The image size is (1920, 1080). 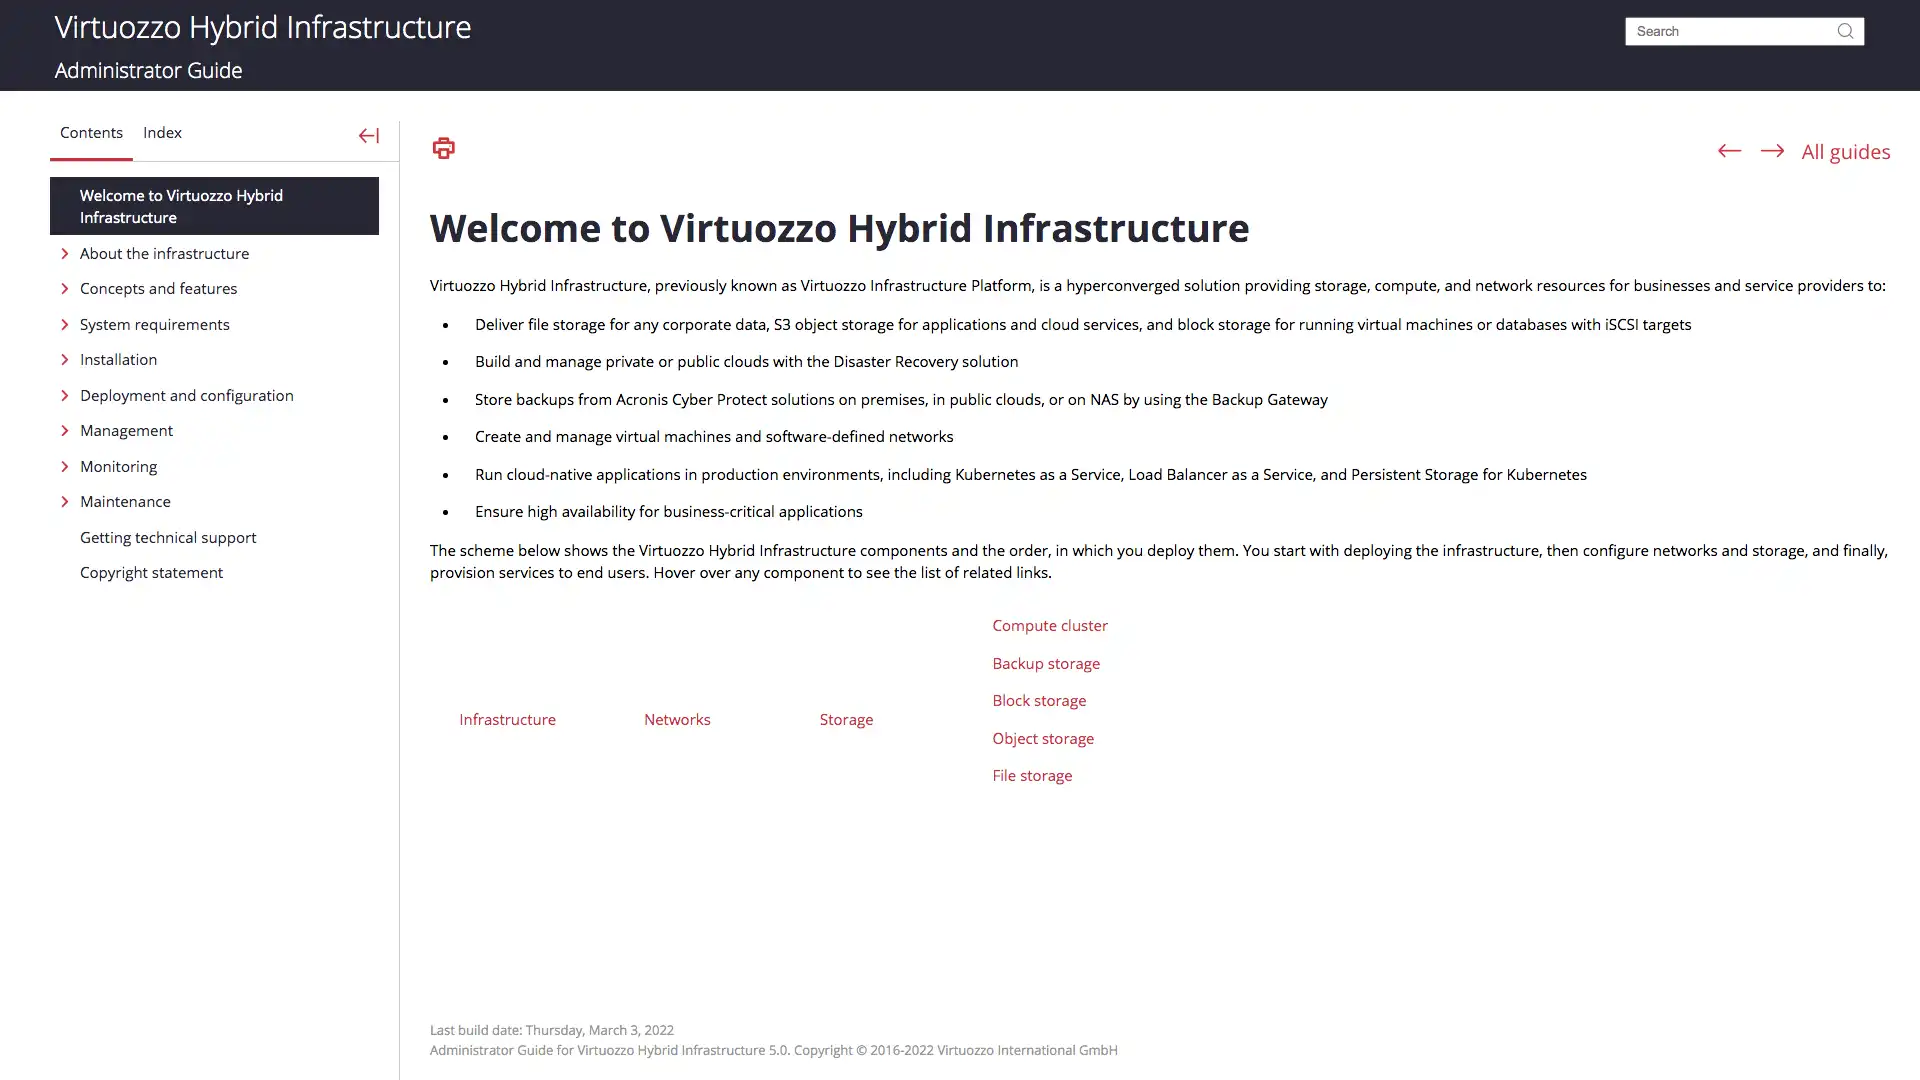 I want to click on All guides, so click(x=1845, y=150).